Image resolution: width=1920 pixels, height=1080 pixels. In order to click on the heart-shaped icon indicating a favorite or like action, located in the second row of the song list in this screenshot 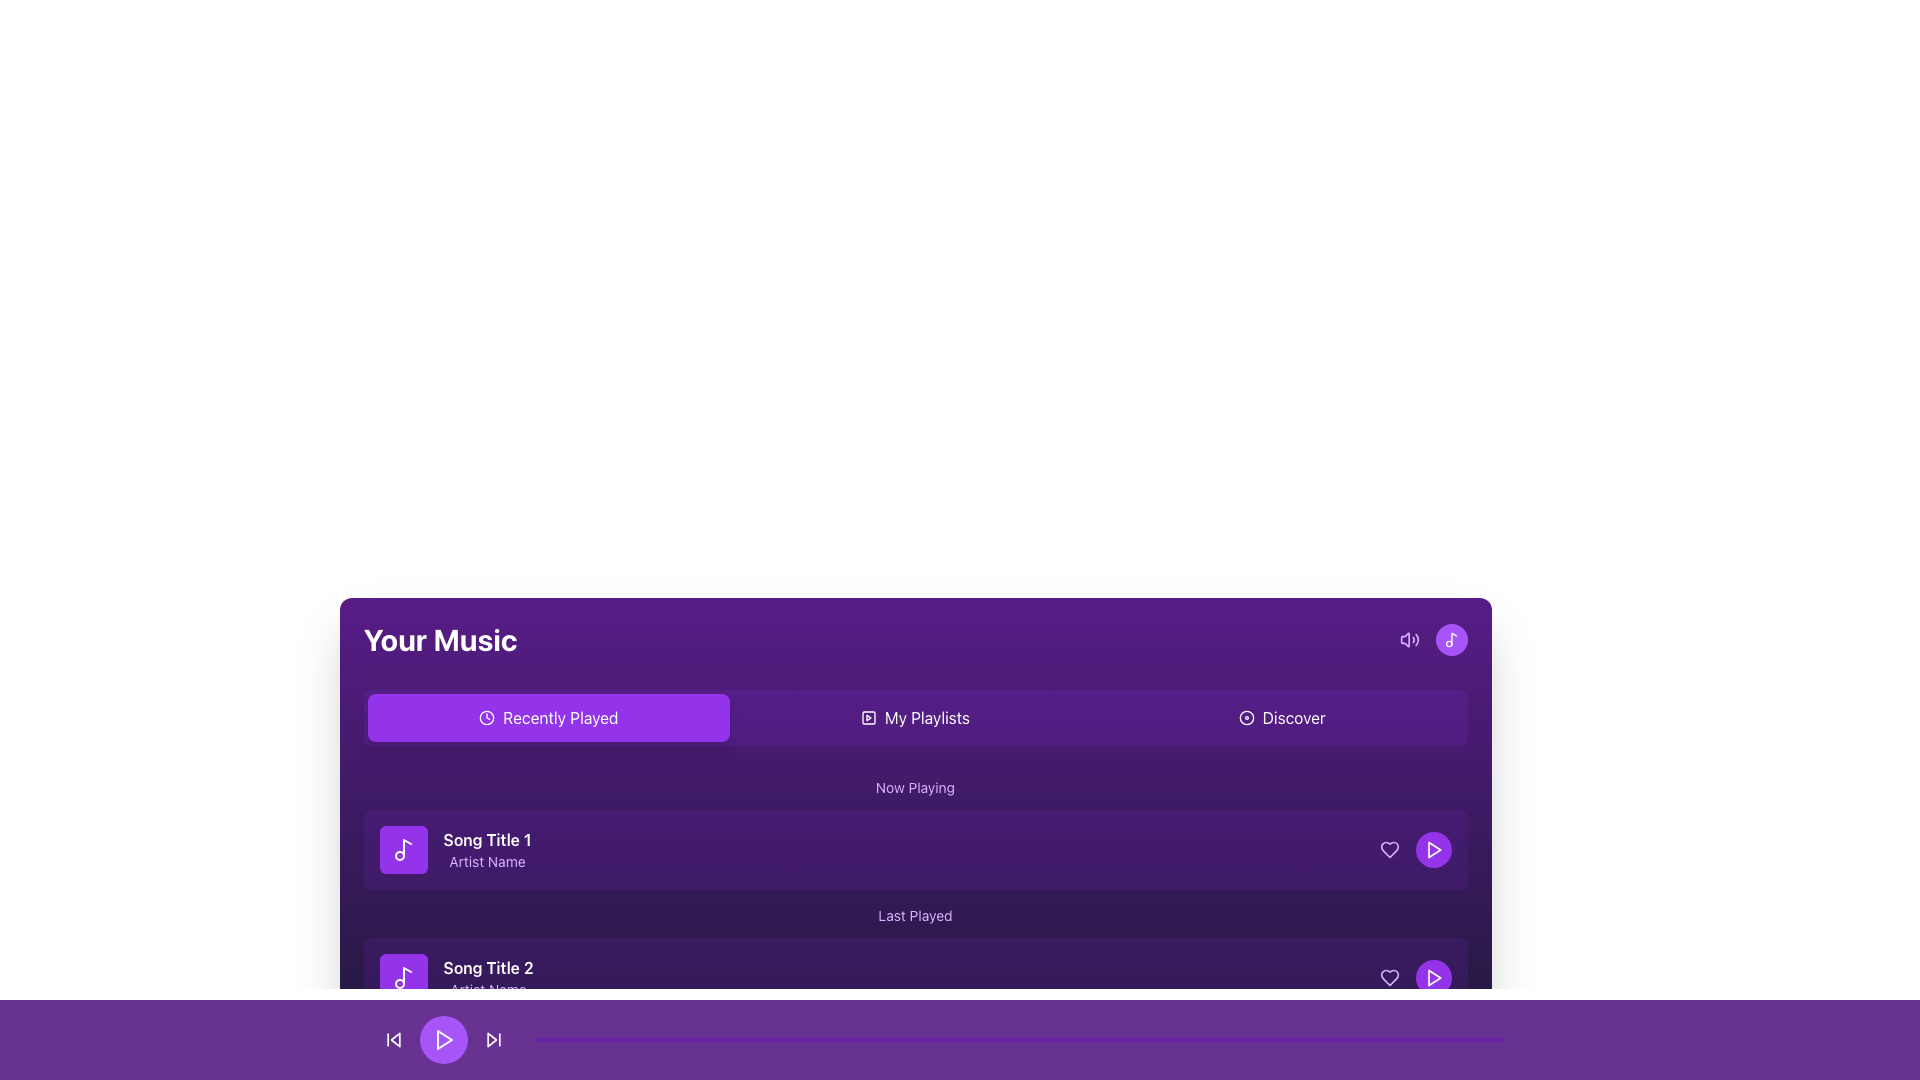, I will do `click(1388, 849)`.